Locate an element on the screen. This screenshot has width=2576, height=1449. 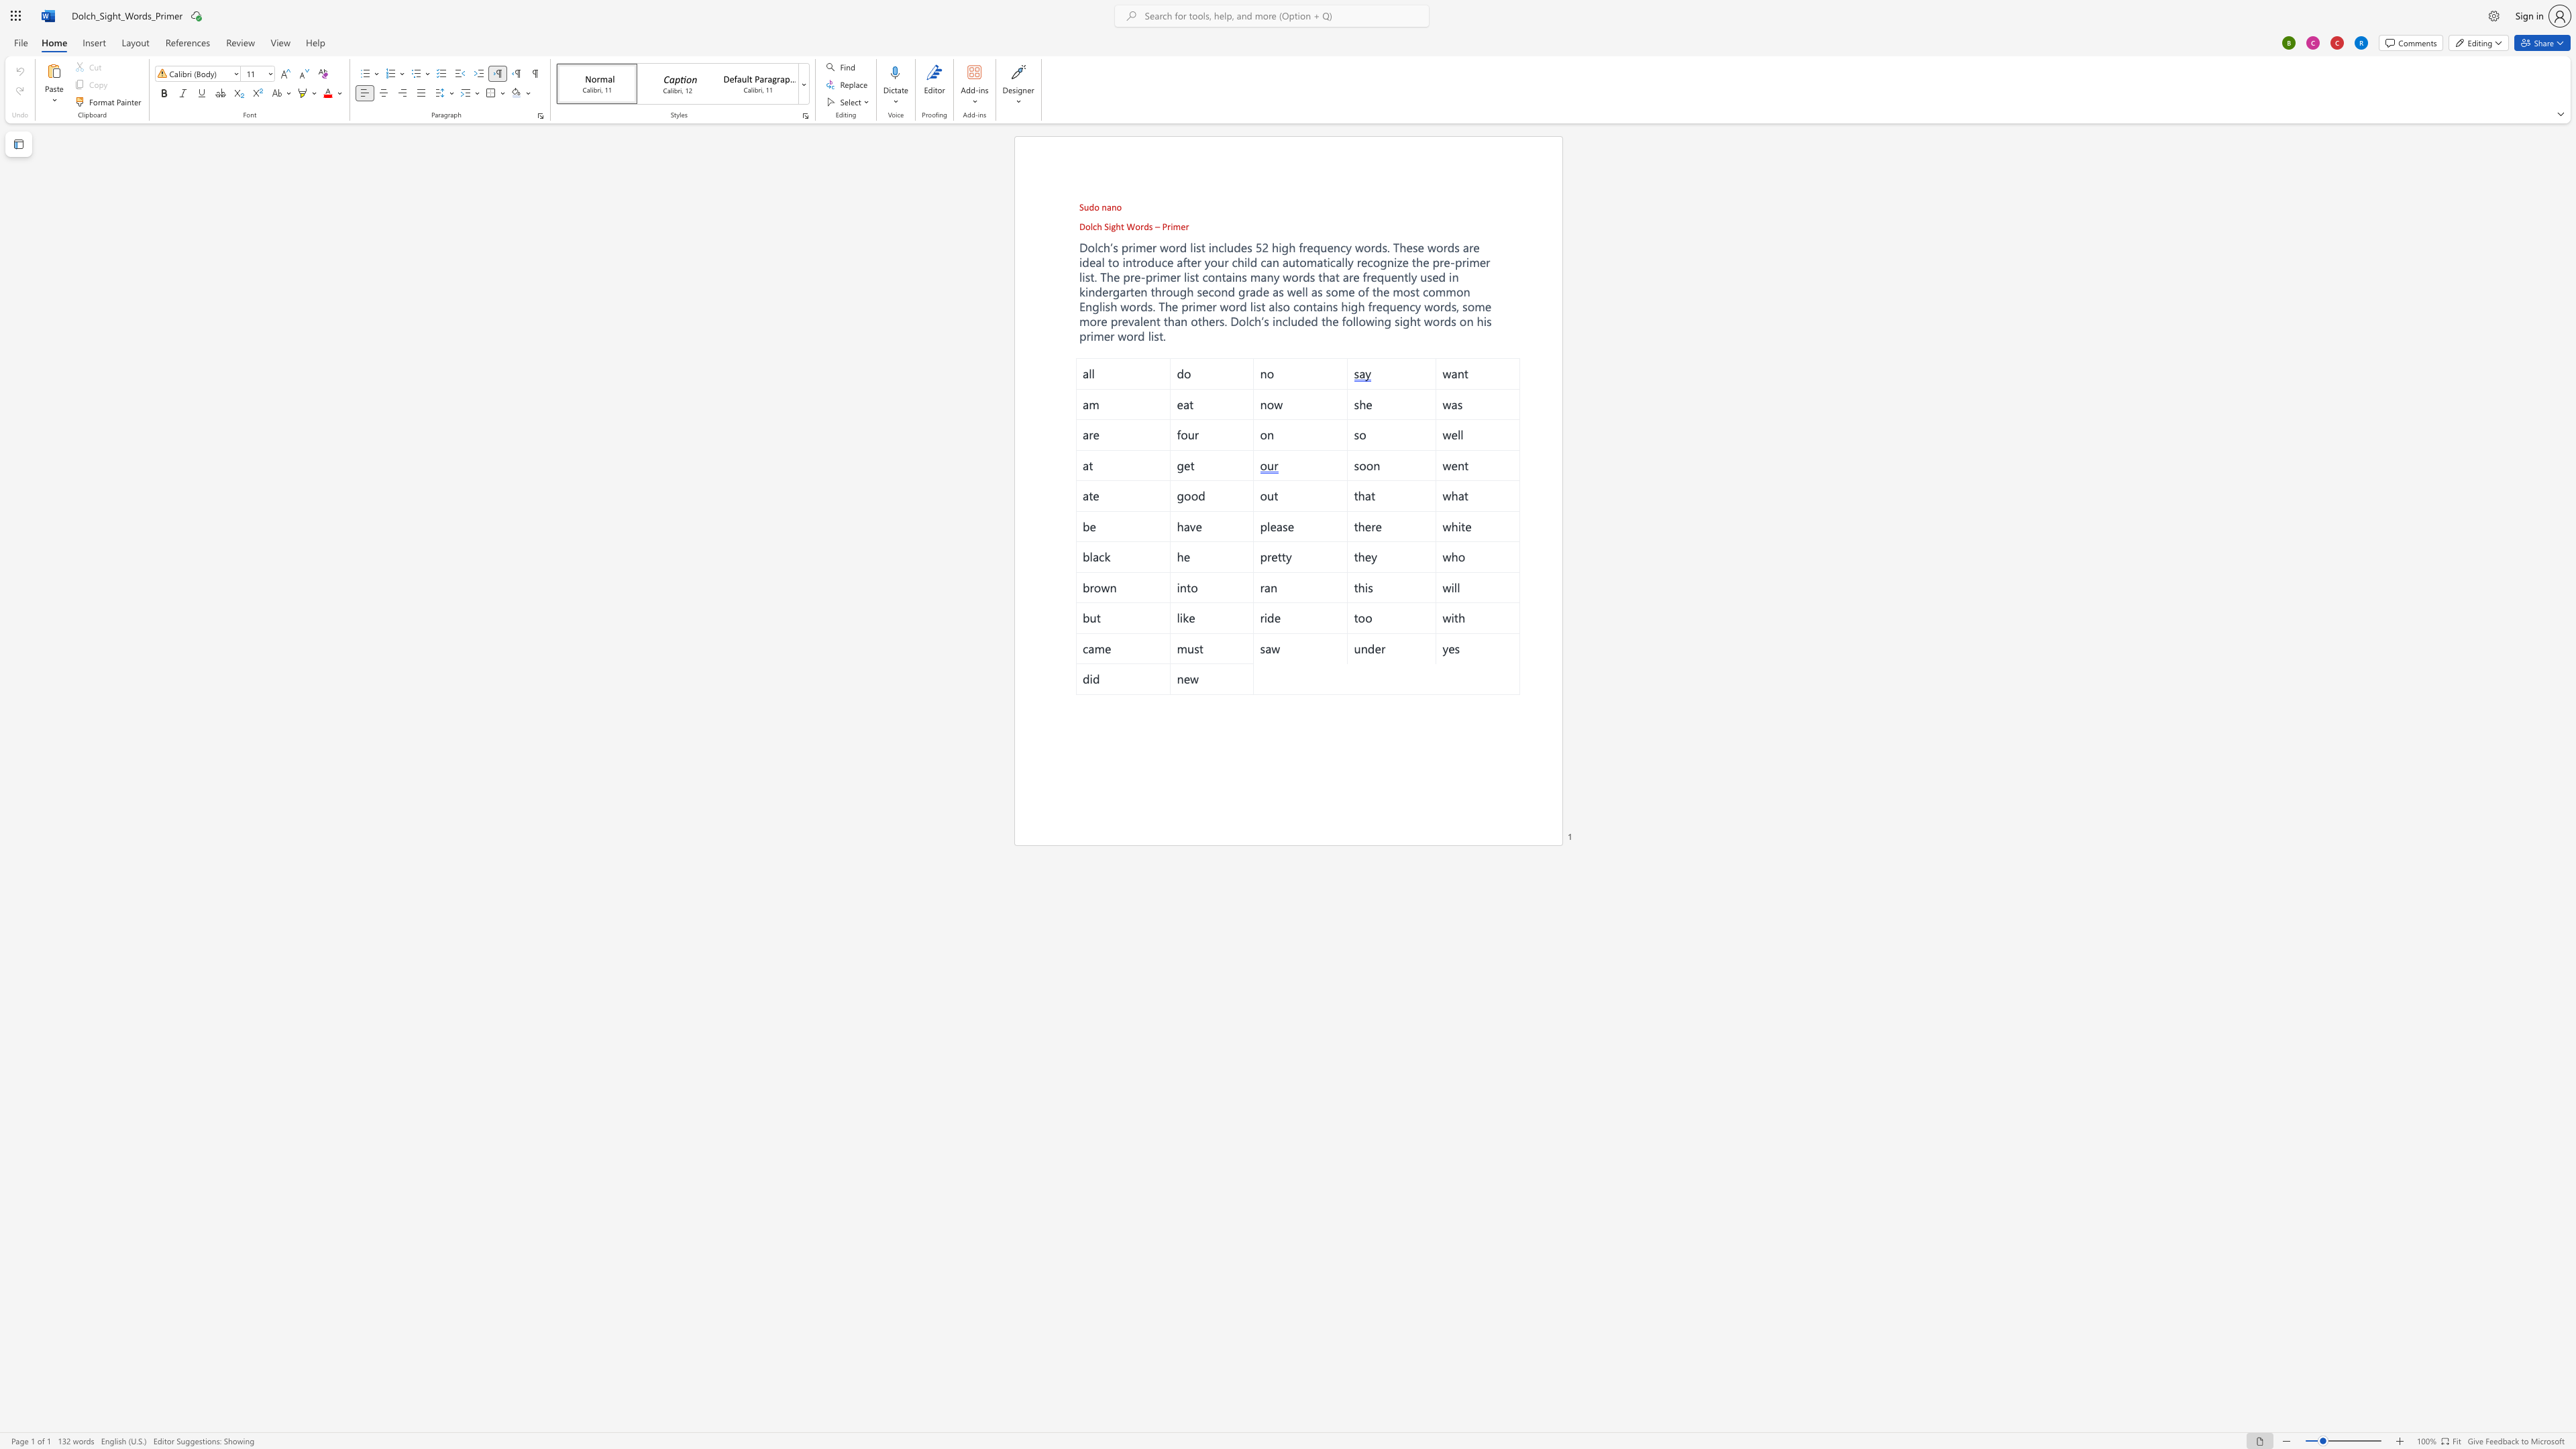
the subset text "at ar" within the text "many words that are" is located at coordinates (1328, 275).